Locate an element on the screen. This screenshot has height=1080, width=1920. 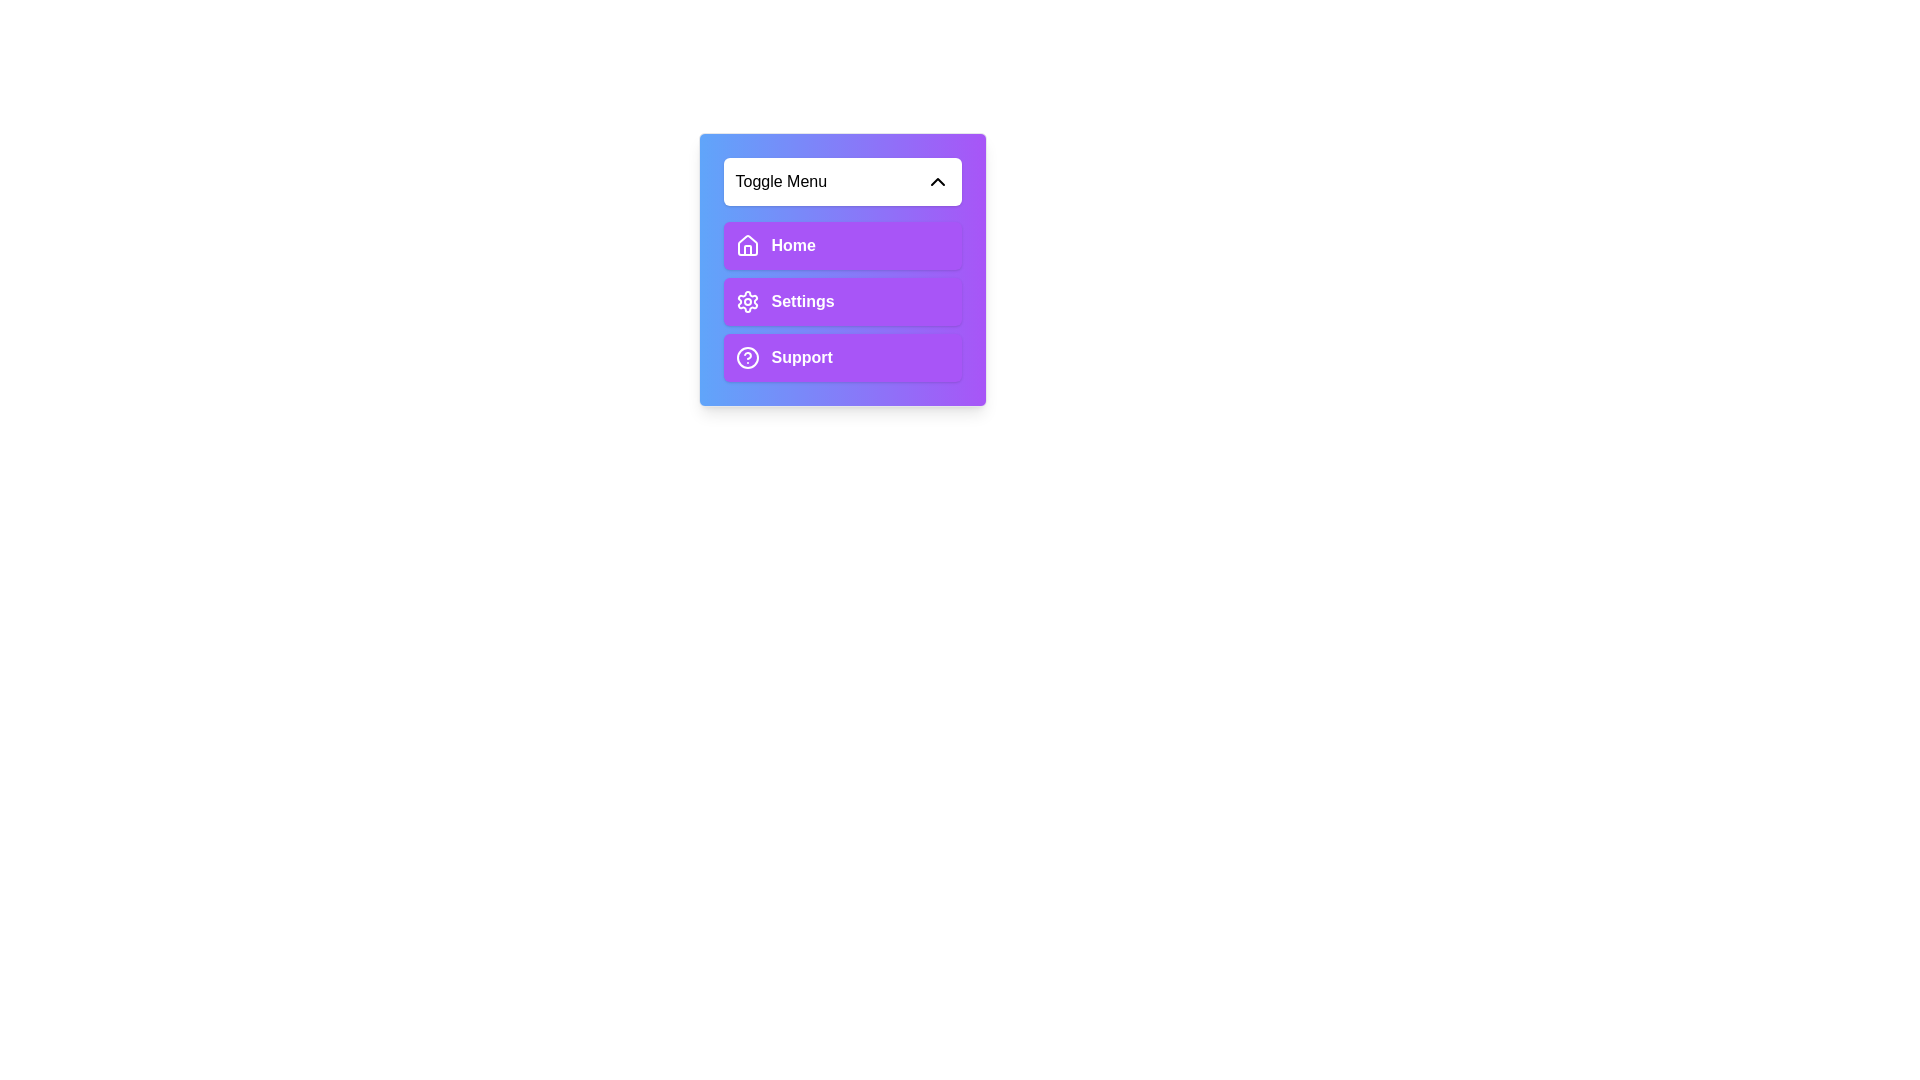
the cog-shaped settings icon within the 'Settings' button, which is the second option in the vertical menu is located at coordinates (746, 301).